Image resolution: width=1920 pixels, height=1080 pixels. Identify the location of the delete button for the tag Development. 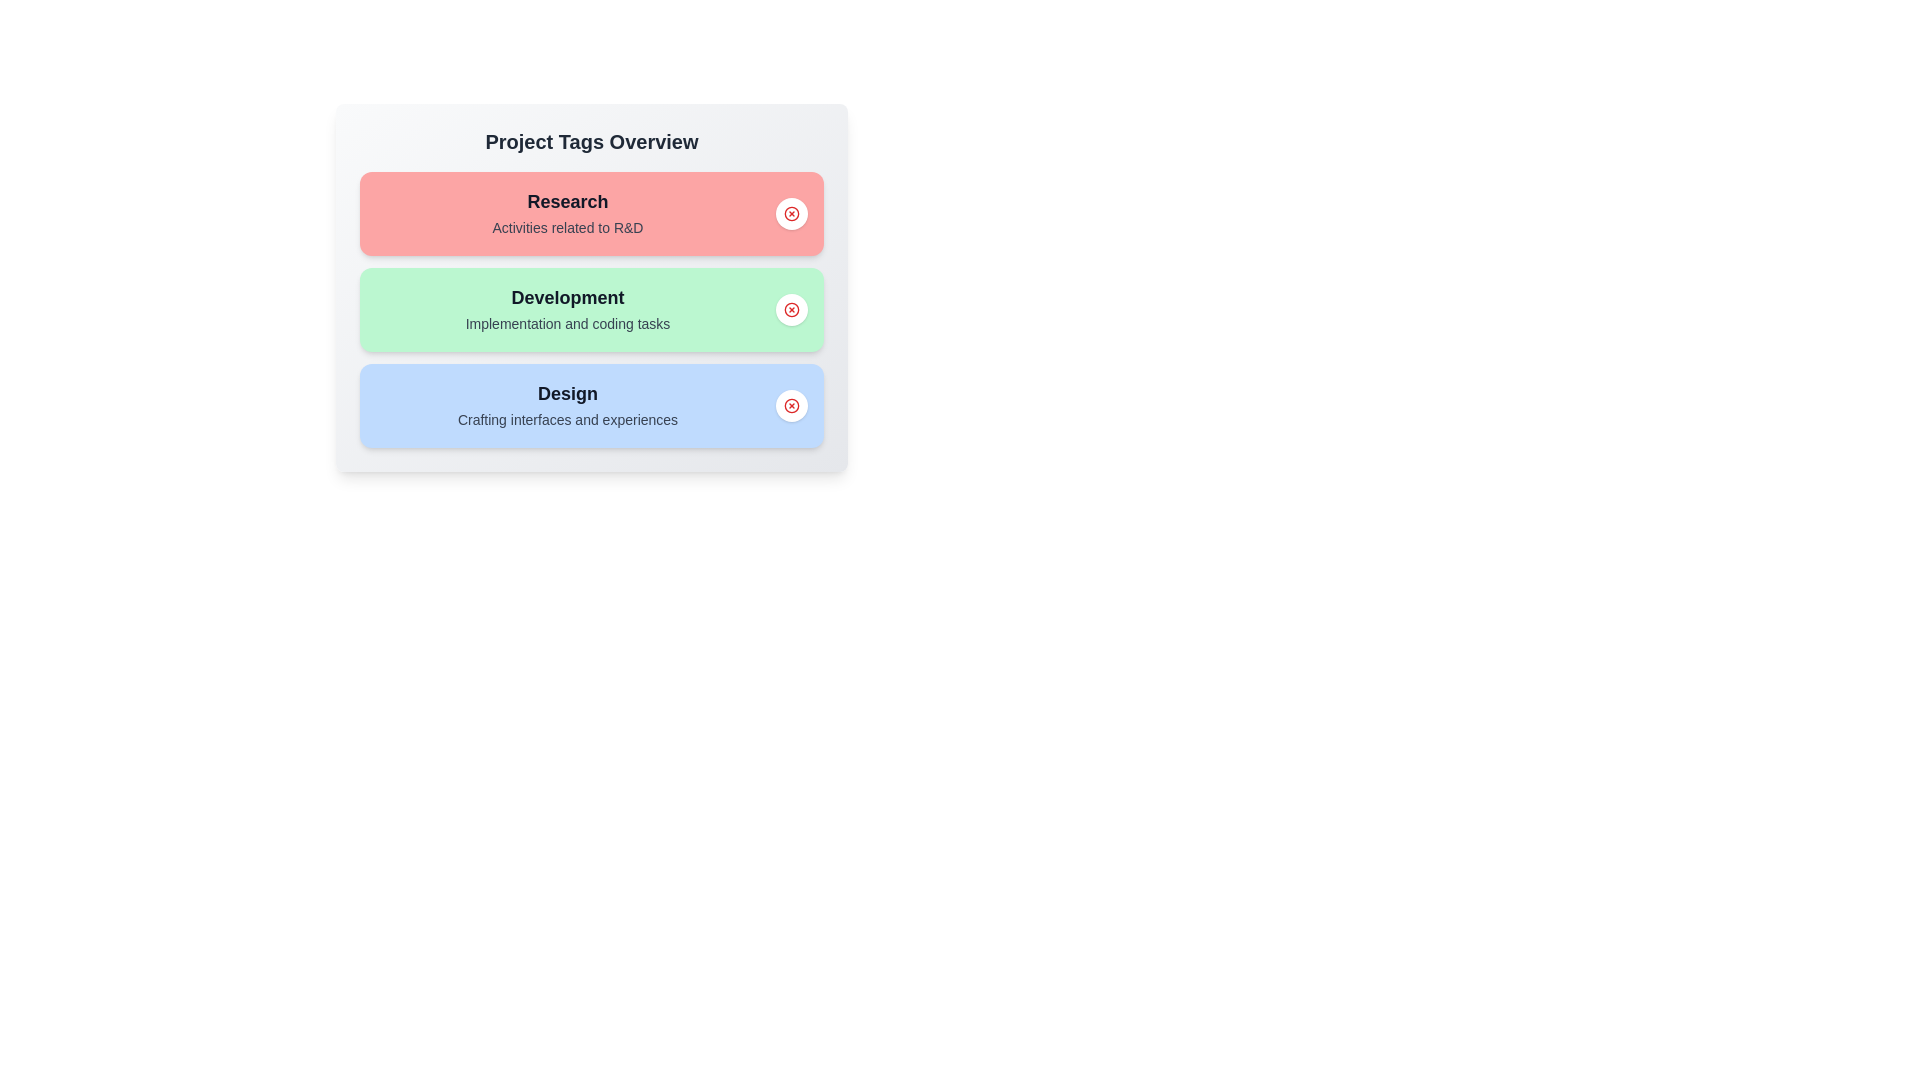
(791, 309).